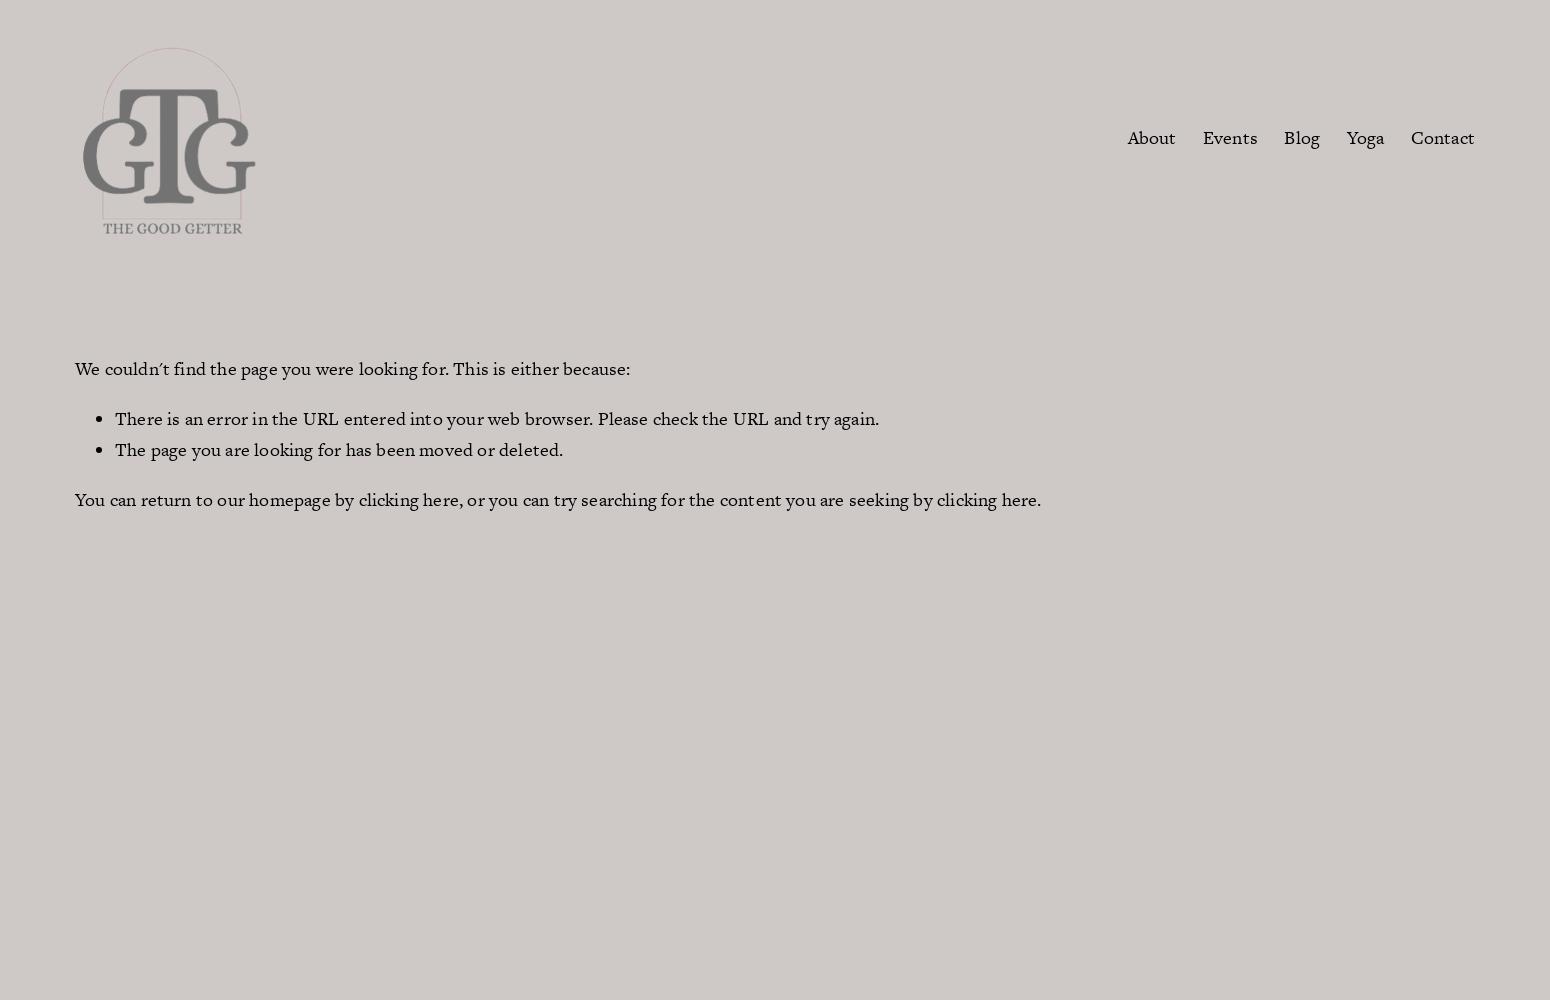 The height and width of the screenshot is (1000, 1550). What do you see at coordinates (1283, 136) in the screenshot?
I see `'Blog'` at bounding box center [1283, 136].